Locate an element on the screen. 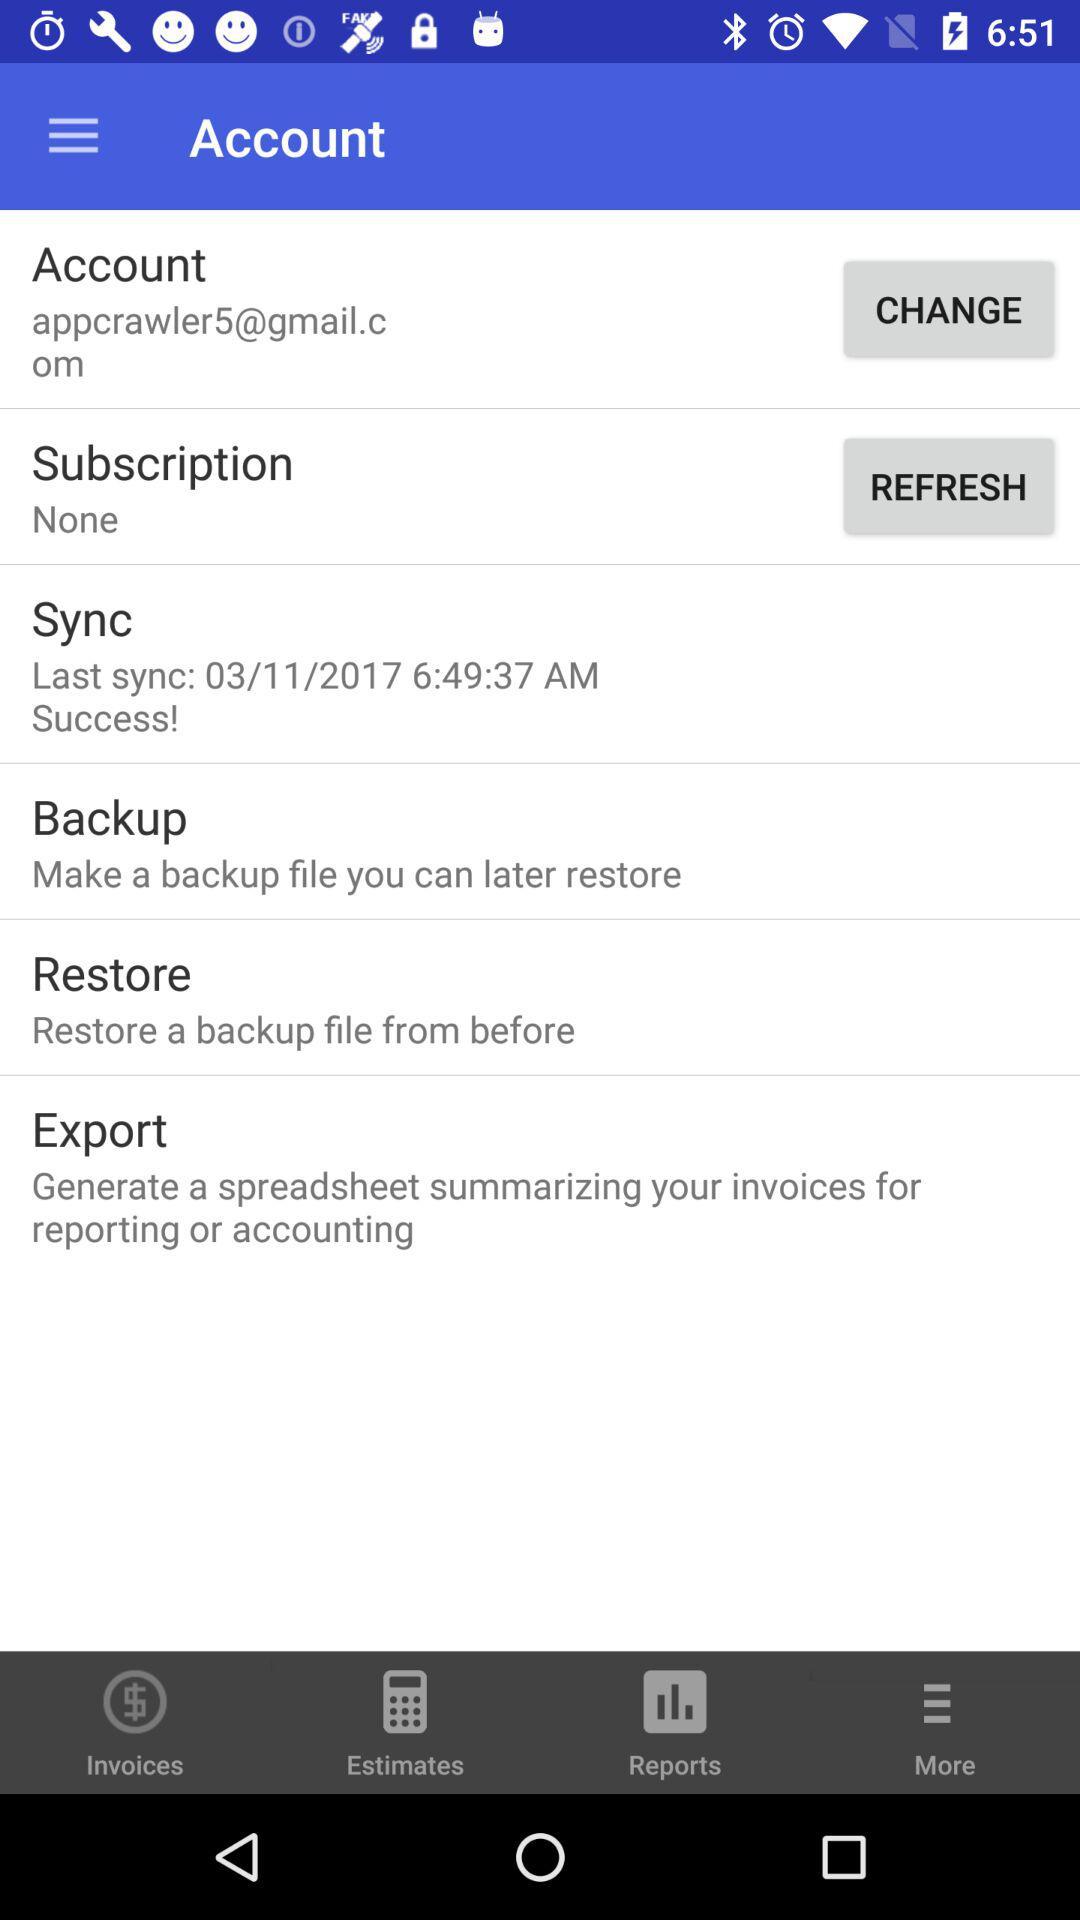 The height and width of the screenshot is (1920, 1080). reports icon is located at coordinates (675, 1731).